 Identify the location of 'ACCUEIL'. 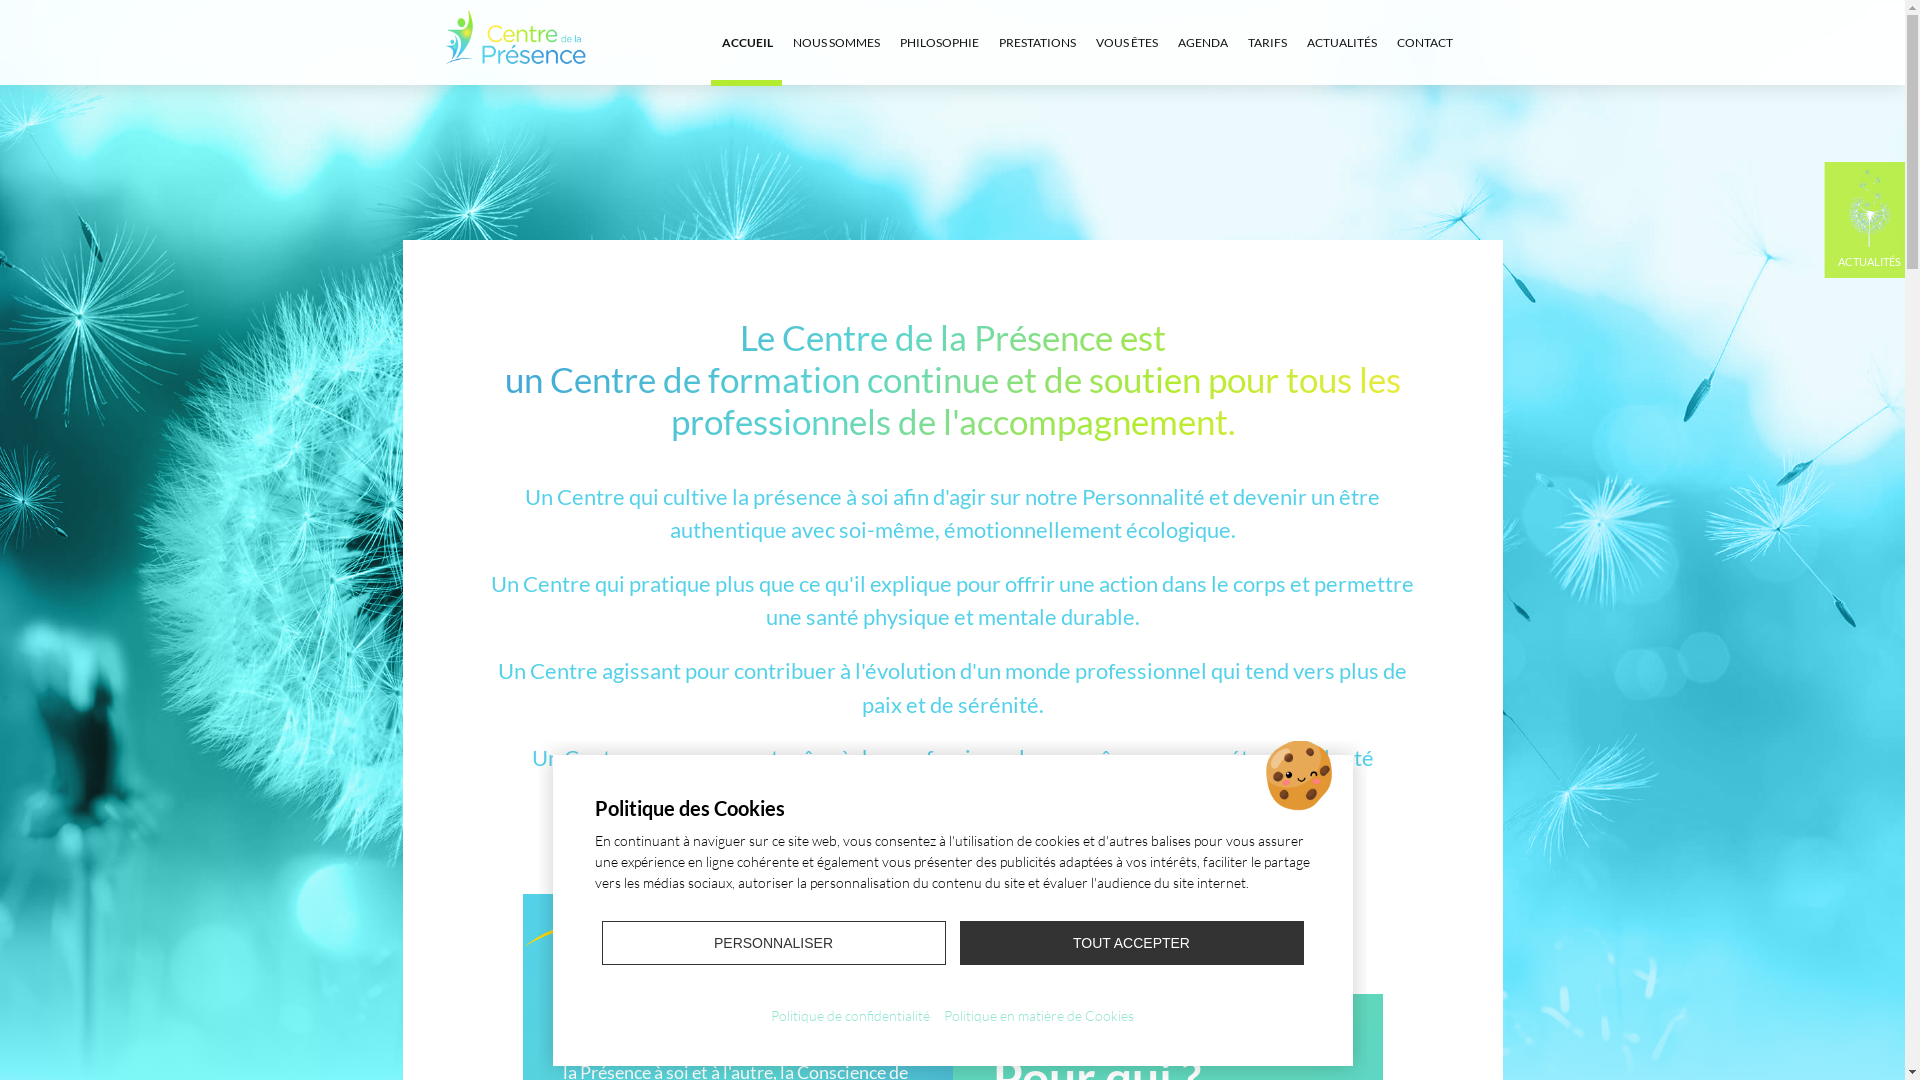
(746, 42).